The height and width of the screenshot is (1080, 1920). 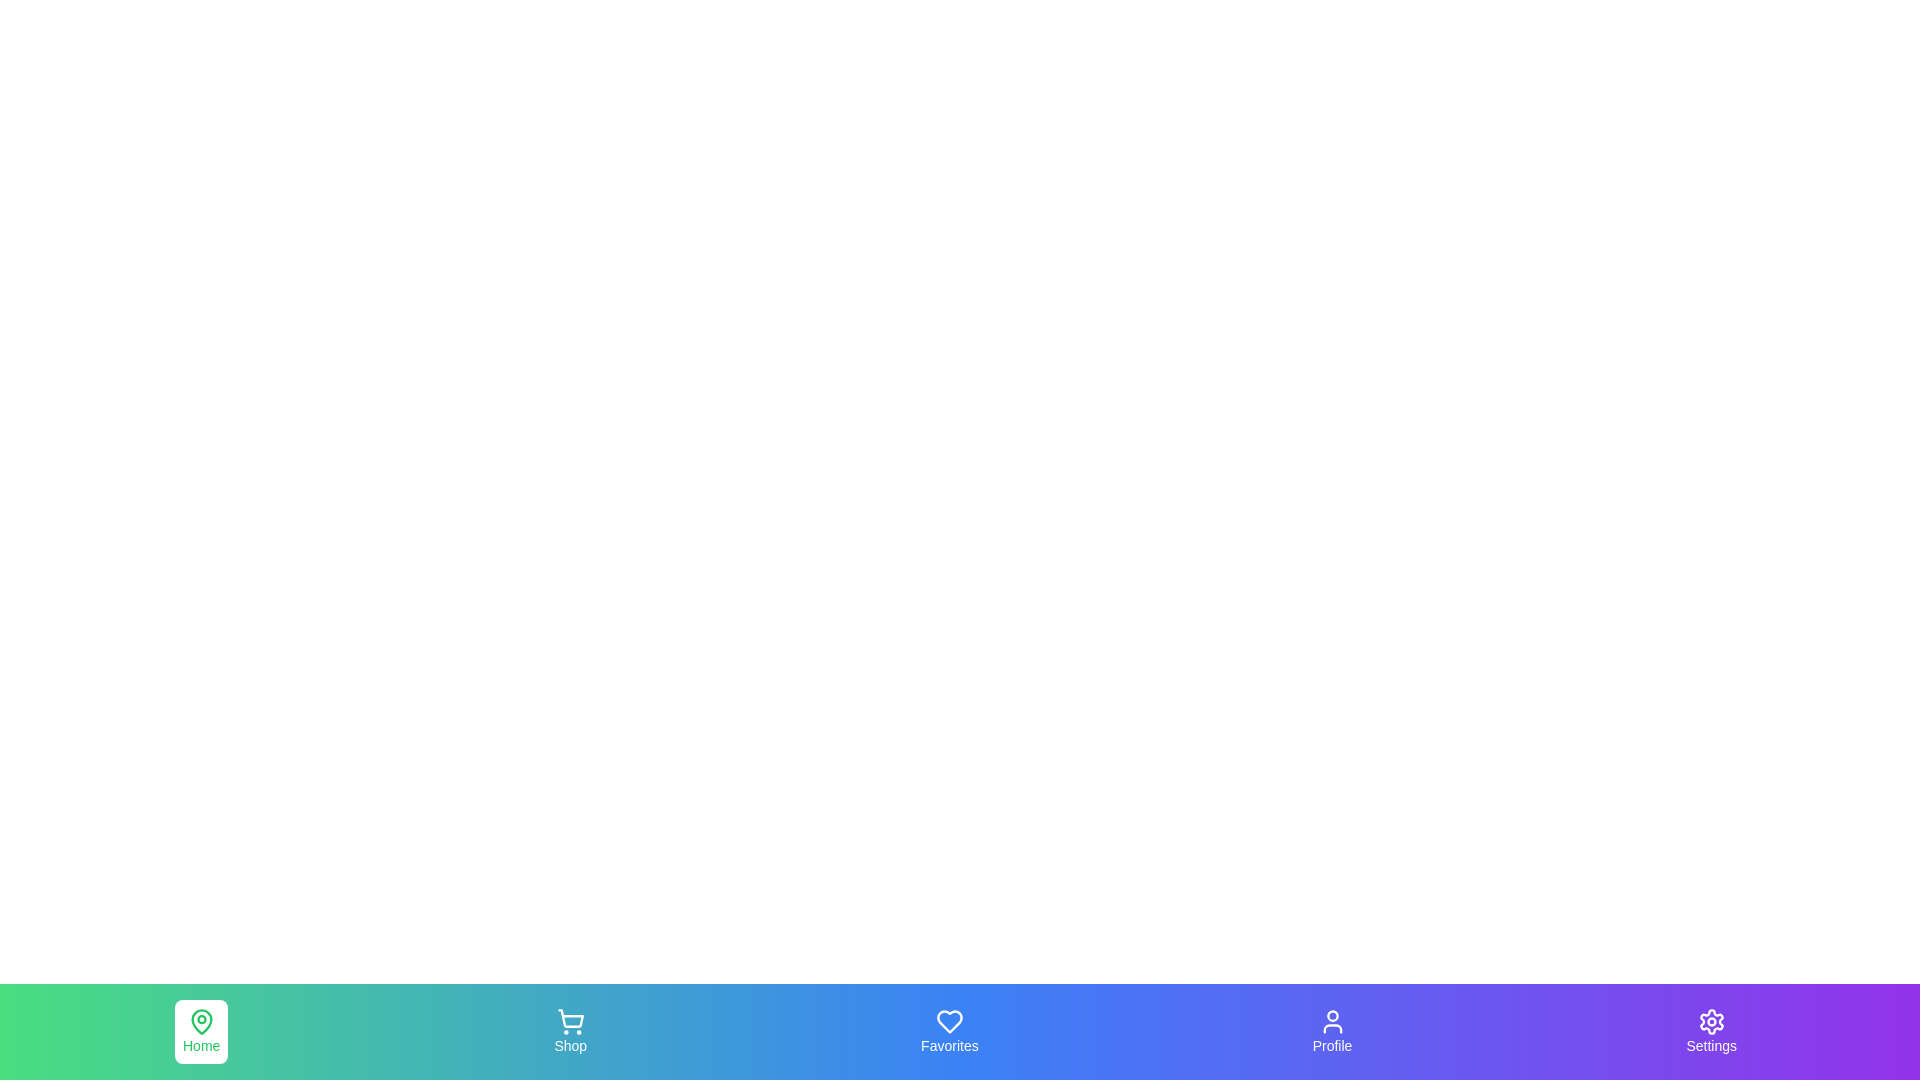 I want to click on the navigation tab labeled Favorites, so click(x=948, y=1032).